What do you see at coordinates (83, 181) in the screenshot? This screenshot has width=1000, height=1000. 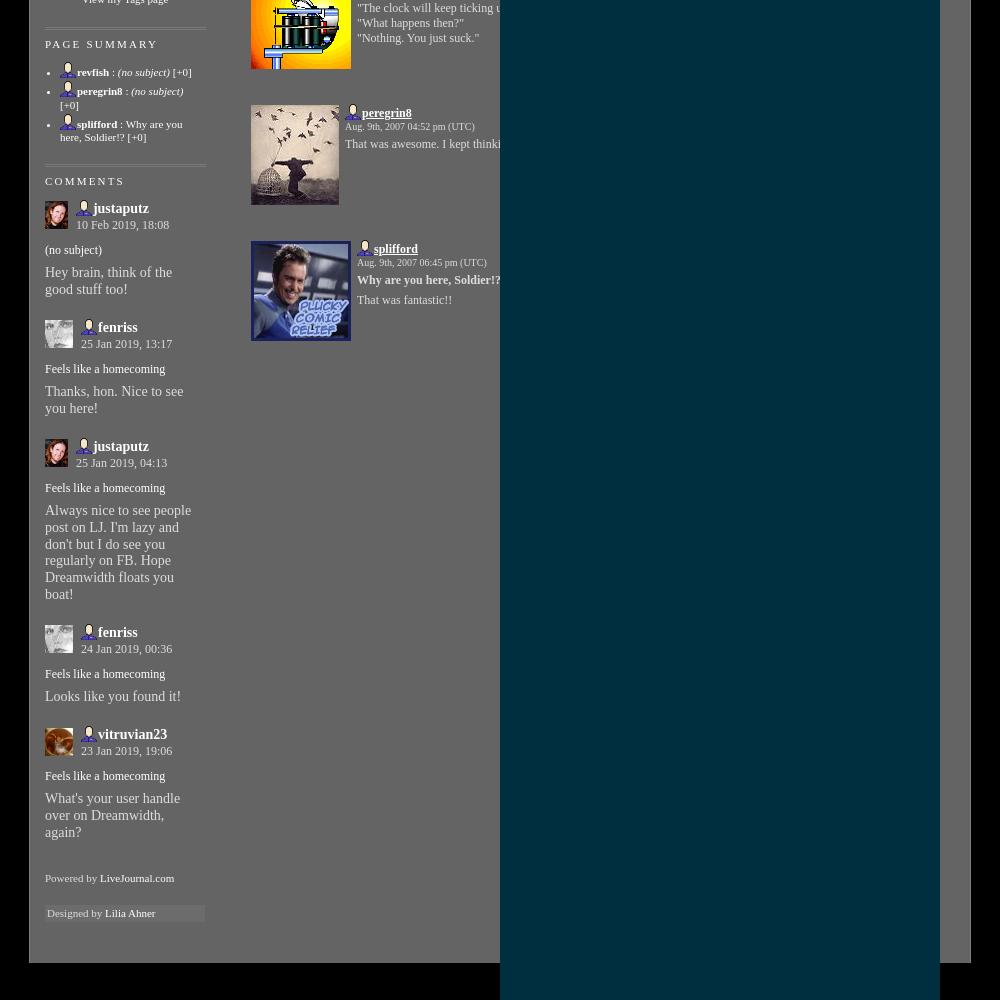 I see `'Comments'` at bounding box center [83, 181].